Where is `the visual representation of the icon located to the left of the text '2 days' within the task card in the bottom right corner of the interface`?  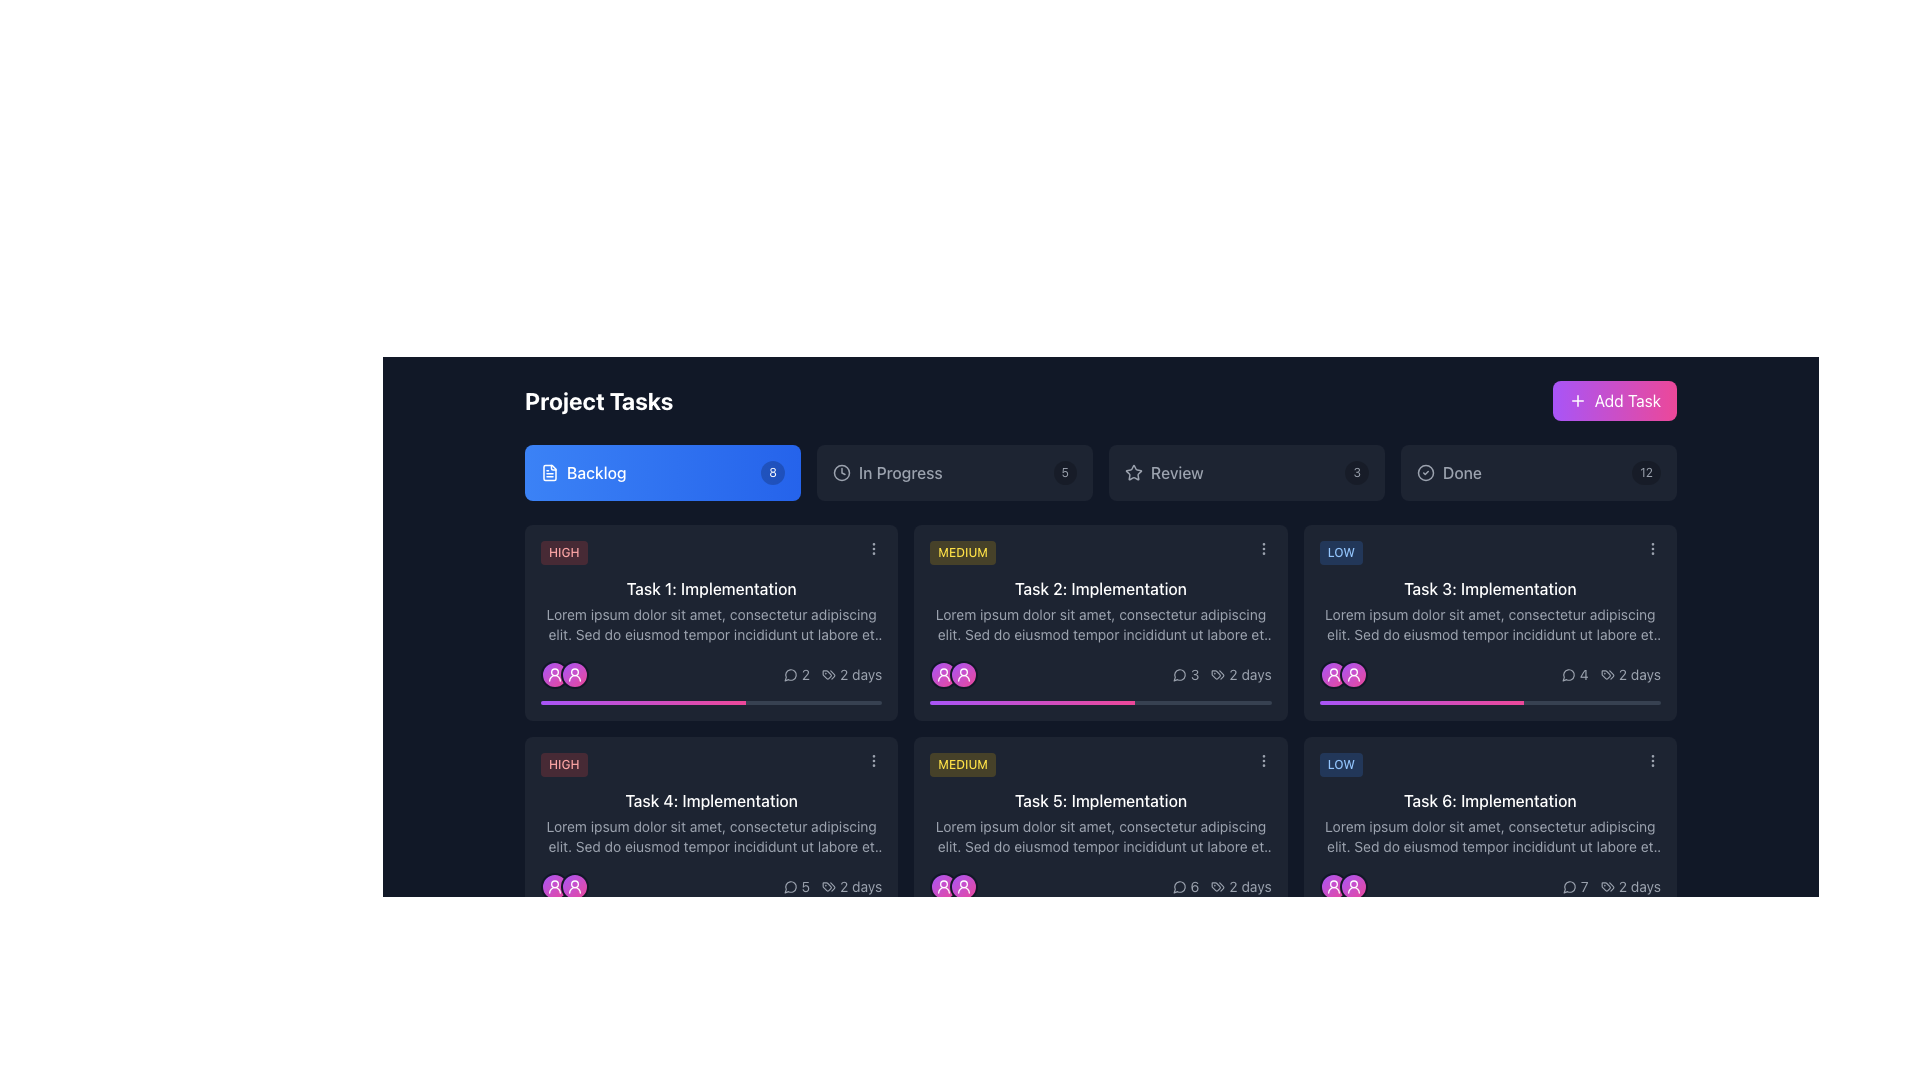
the visual representation of the icon located to the left of the text '2 days' within the task card in the bottom right corner of the interface is located at coordinates (1217, 675).